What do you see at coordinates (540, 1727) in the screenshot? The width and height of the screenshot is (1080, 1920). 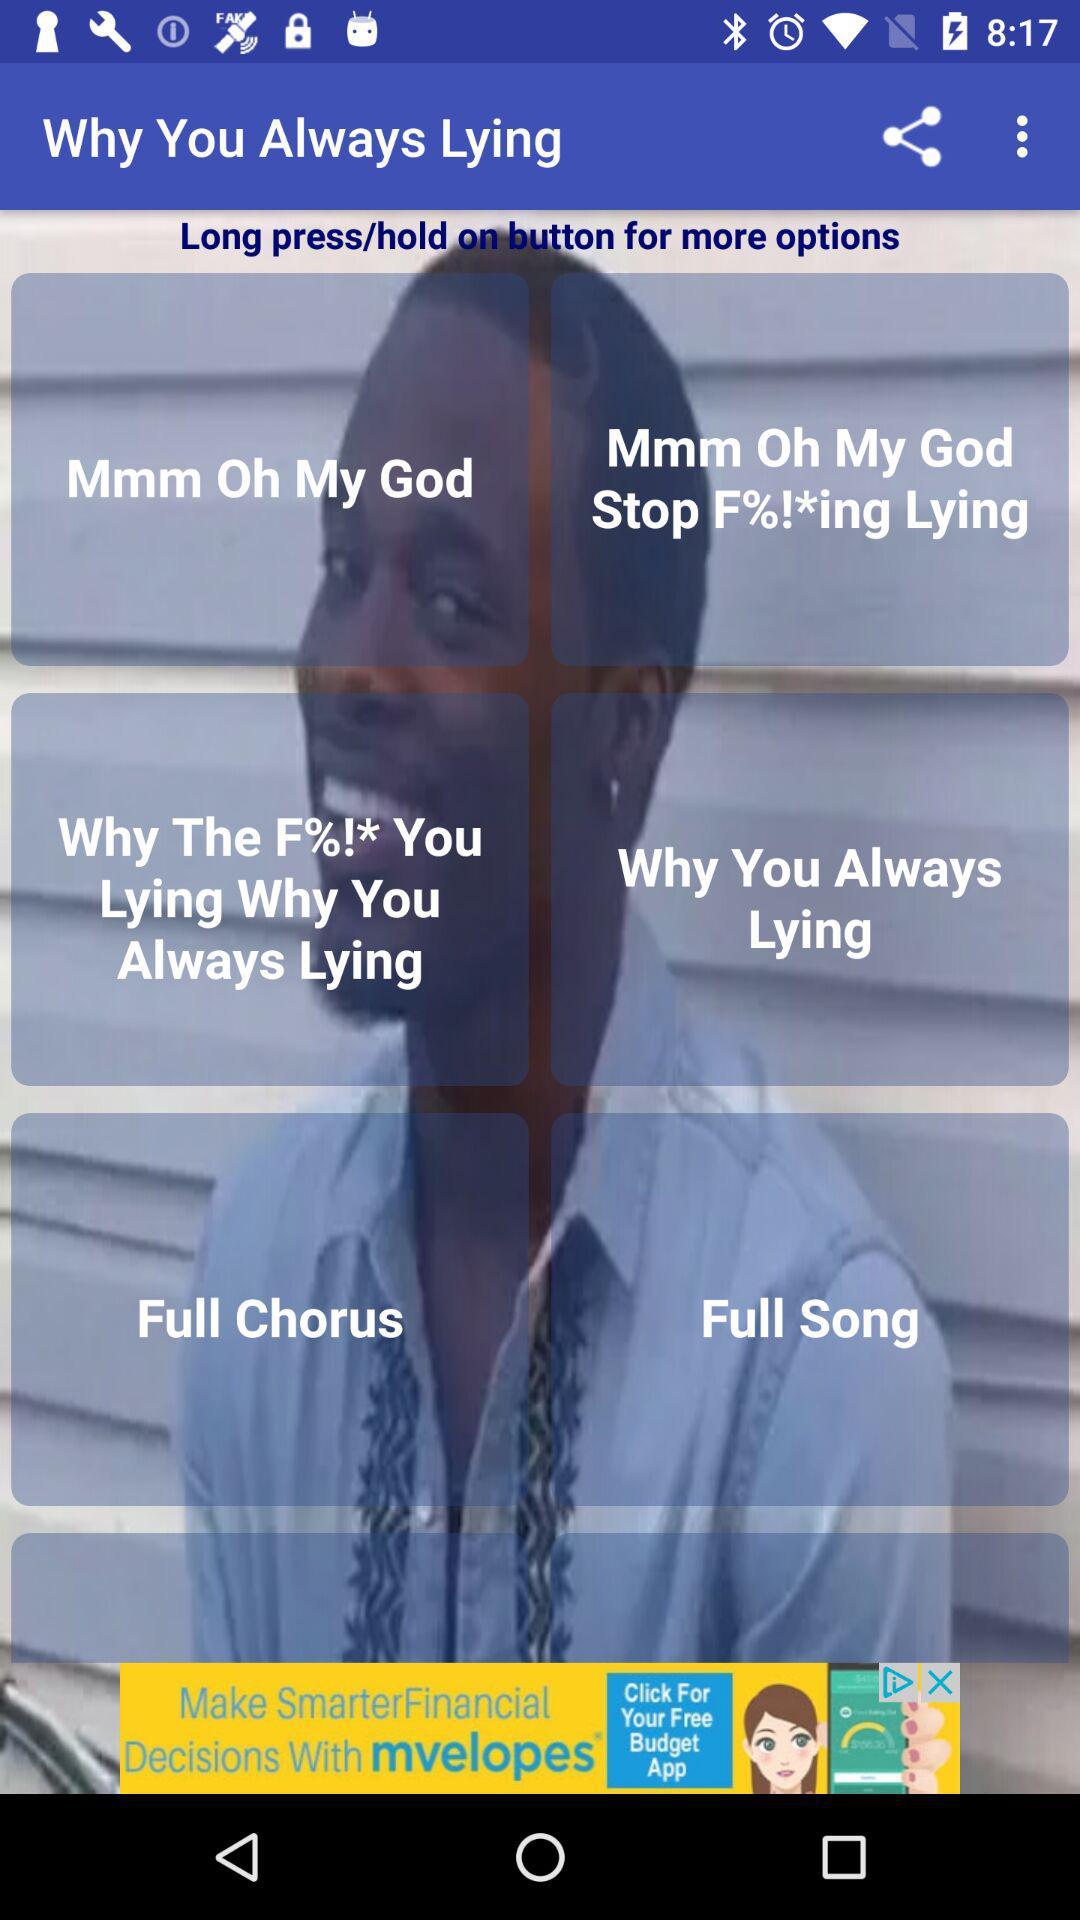 I see `remove the add` at bounding box center [540, 1727].